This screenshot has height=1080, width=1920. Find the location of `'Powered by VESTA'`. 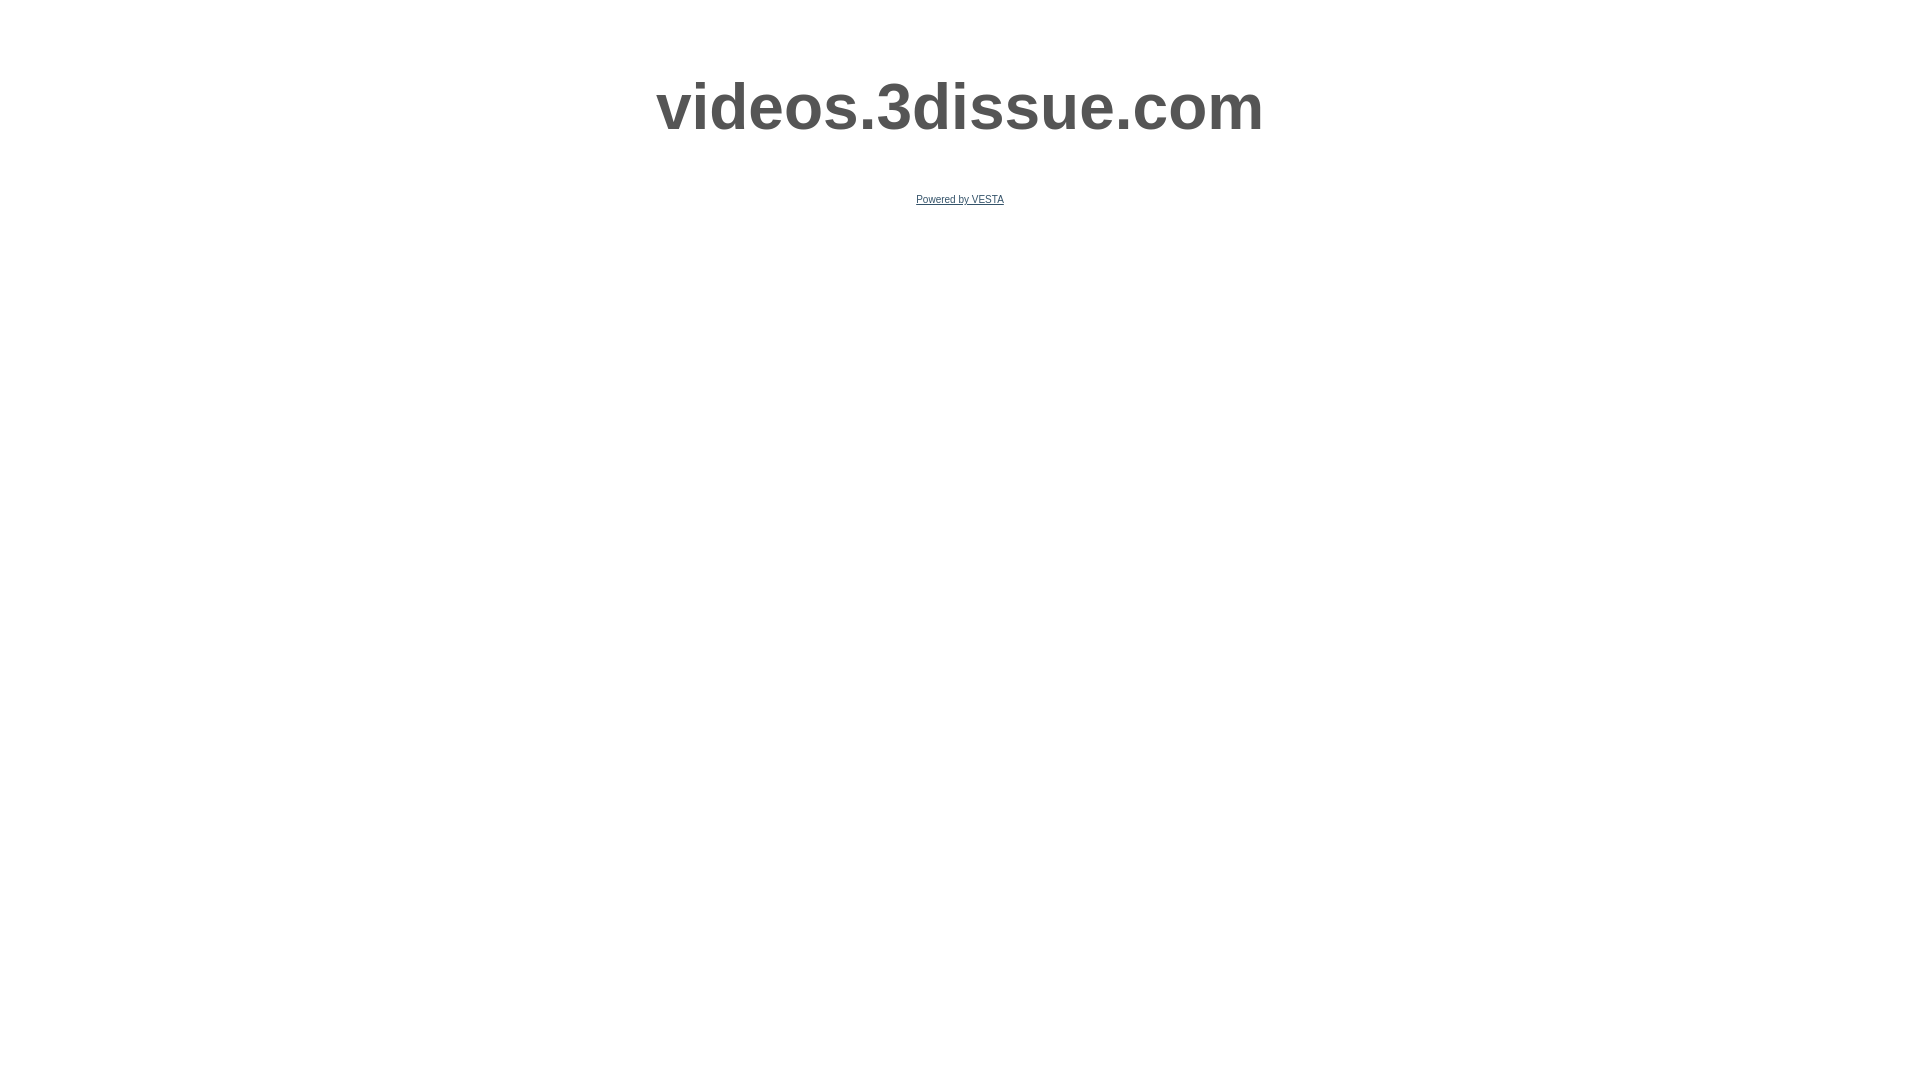

'Powered by VESTA' is located at coordinates (960, 199).